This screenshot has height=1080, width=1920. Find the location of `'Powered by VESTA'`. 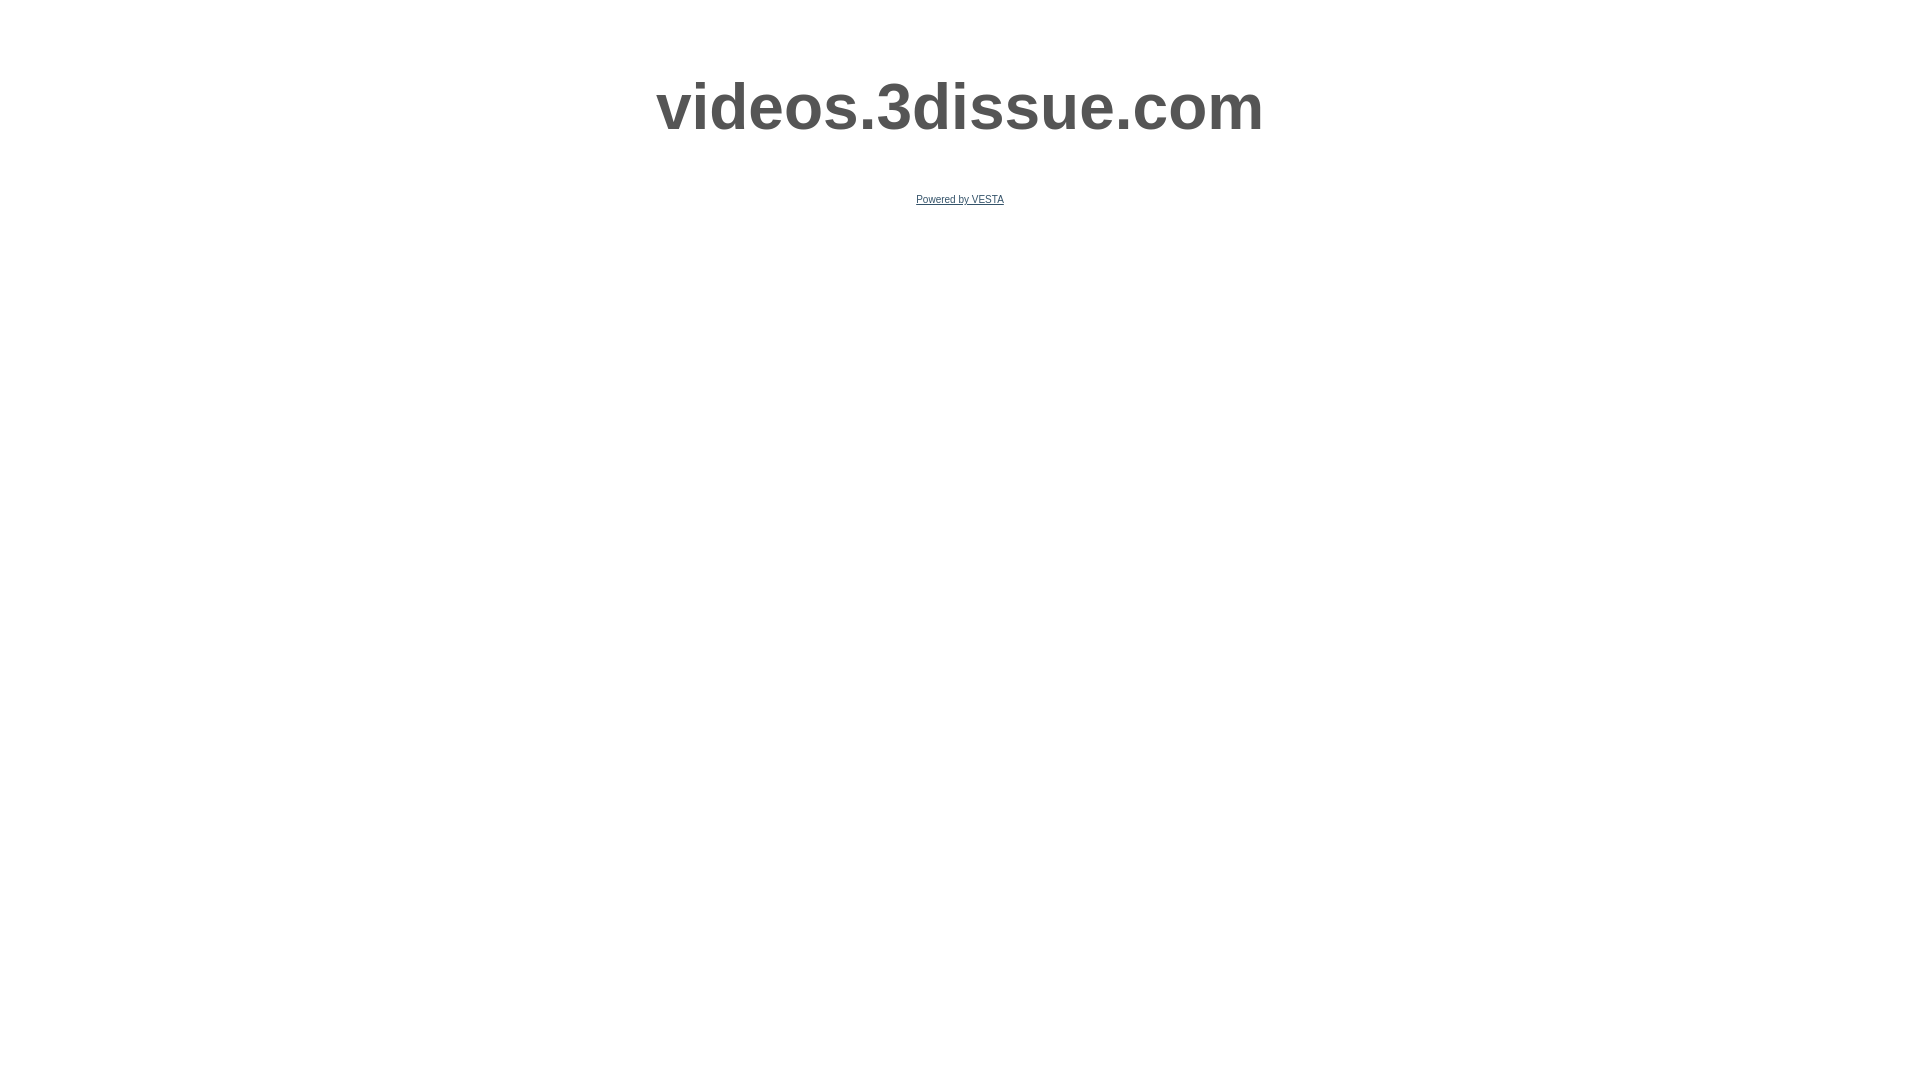

'Powered by VESTA' is located at coordinates (960, 199).